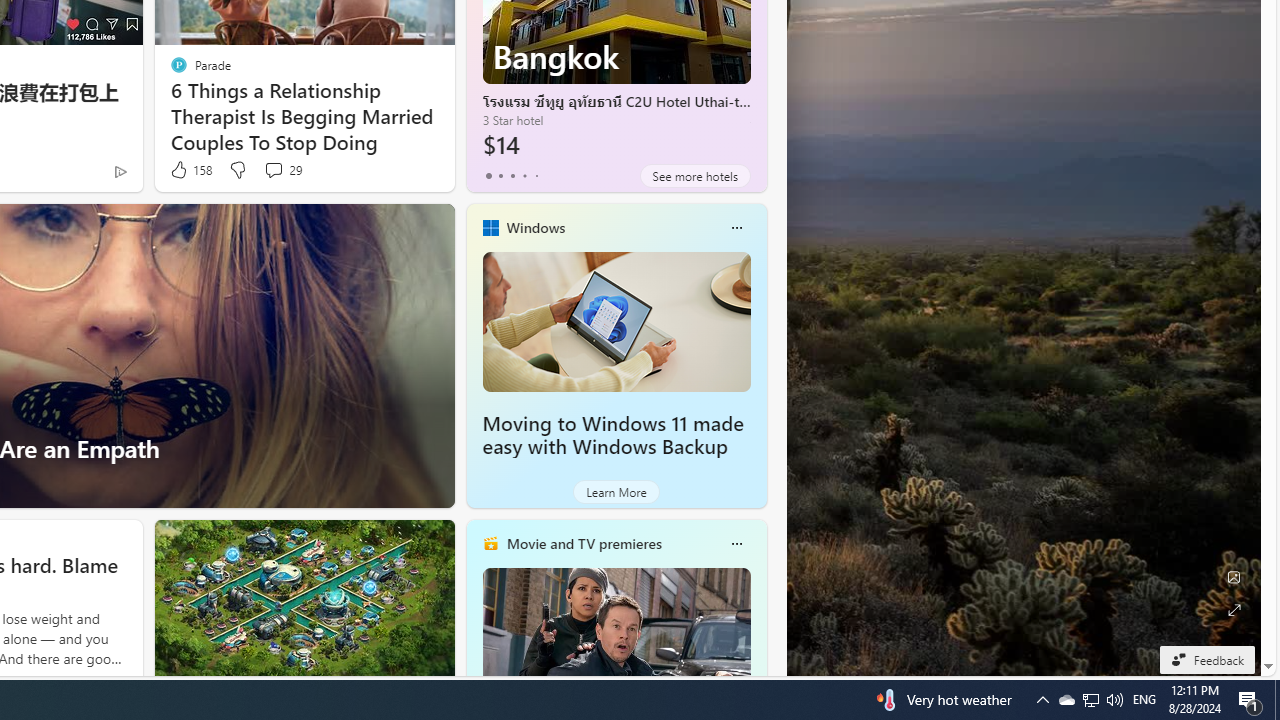 Image resolution: width=1280 pixels, height=720 pixels. Describe the element at coordinates (281, 169) in the screenshot. I see `'View comments 29 Comment'` at that location.